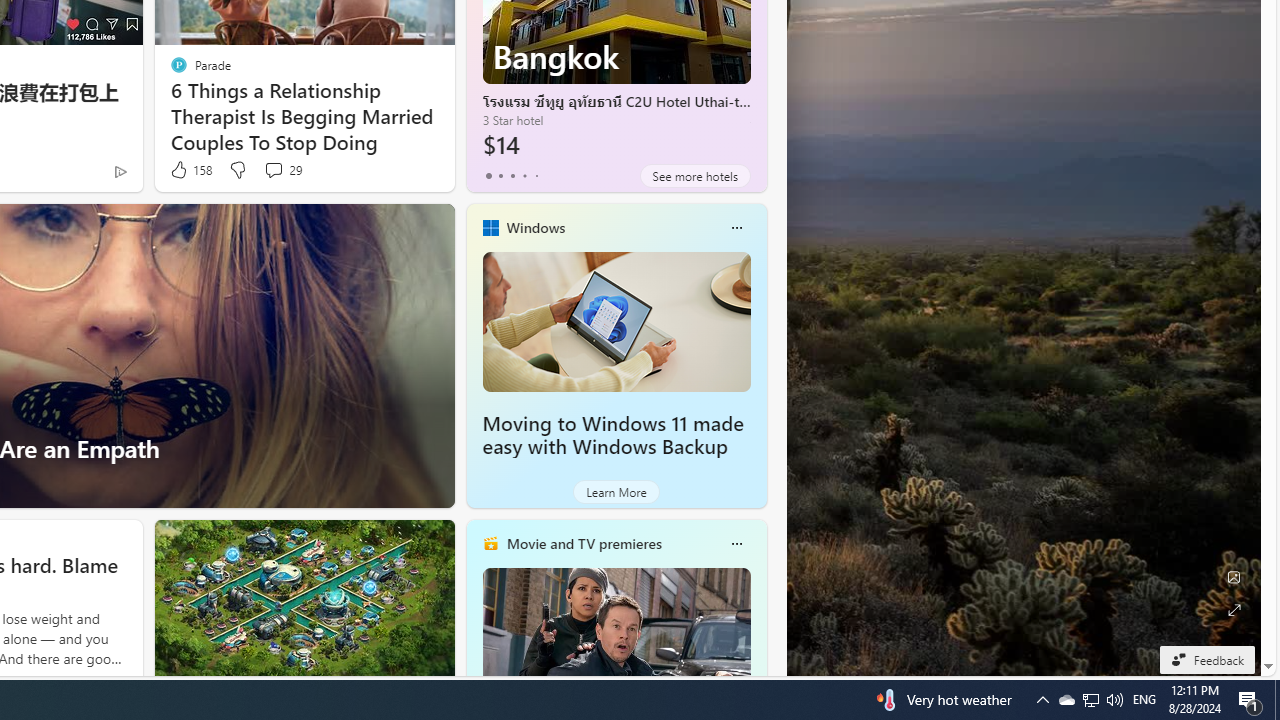 Image resolution: width=1280 pixels, height=720 pixels. Describe the element at coordinates (281, 169) in the screenshot. I see `'View comments 29 Comment'` at that location.